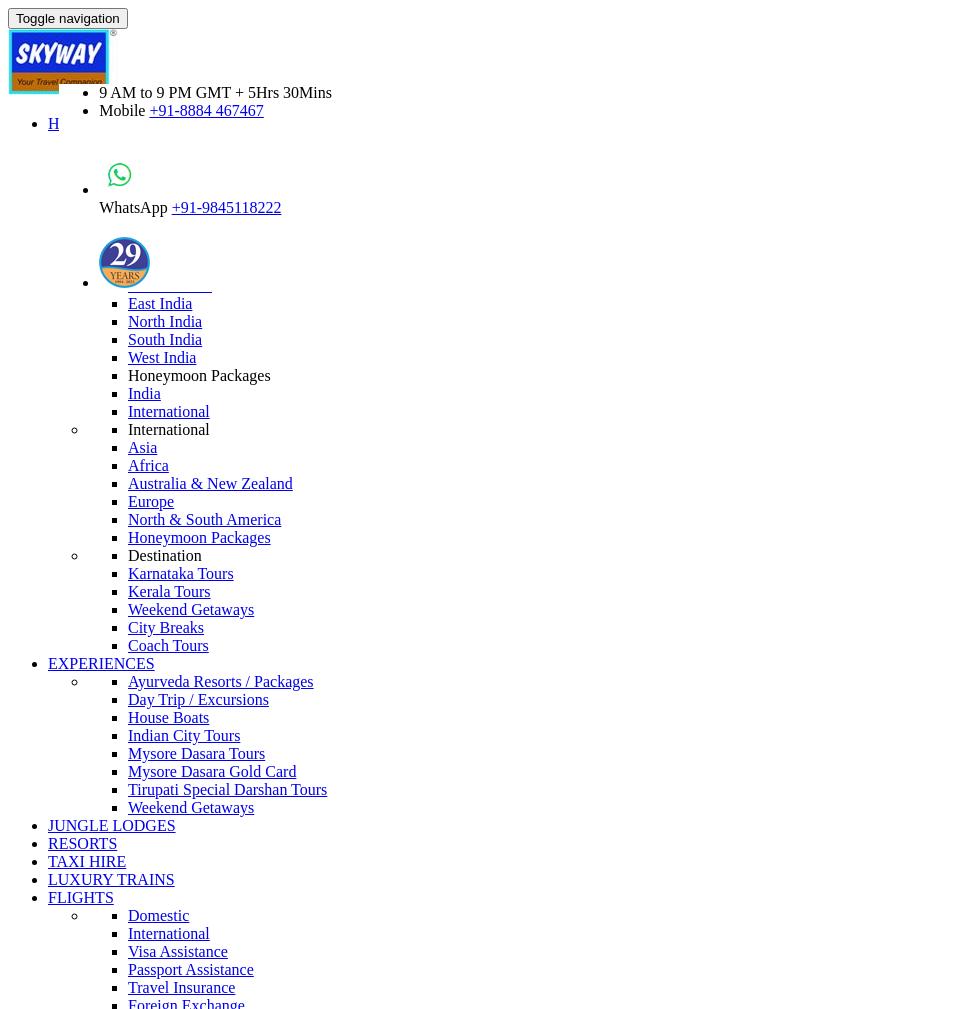 The width and height of the screenshot is (961, 1009). Describe the element at coordinates (127, 392) in the screenshot. I see `'India'` at that location.